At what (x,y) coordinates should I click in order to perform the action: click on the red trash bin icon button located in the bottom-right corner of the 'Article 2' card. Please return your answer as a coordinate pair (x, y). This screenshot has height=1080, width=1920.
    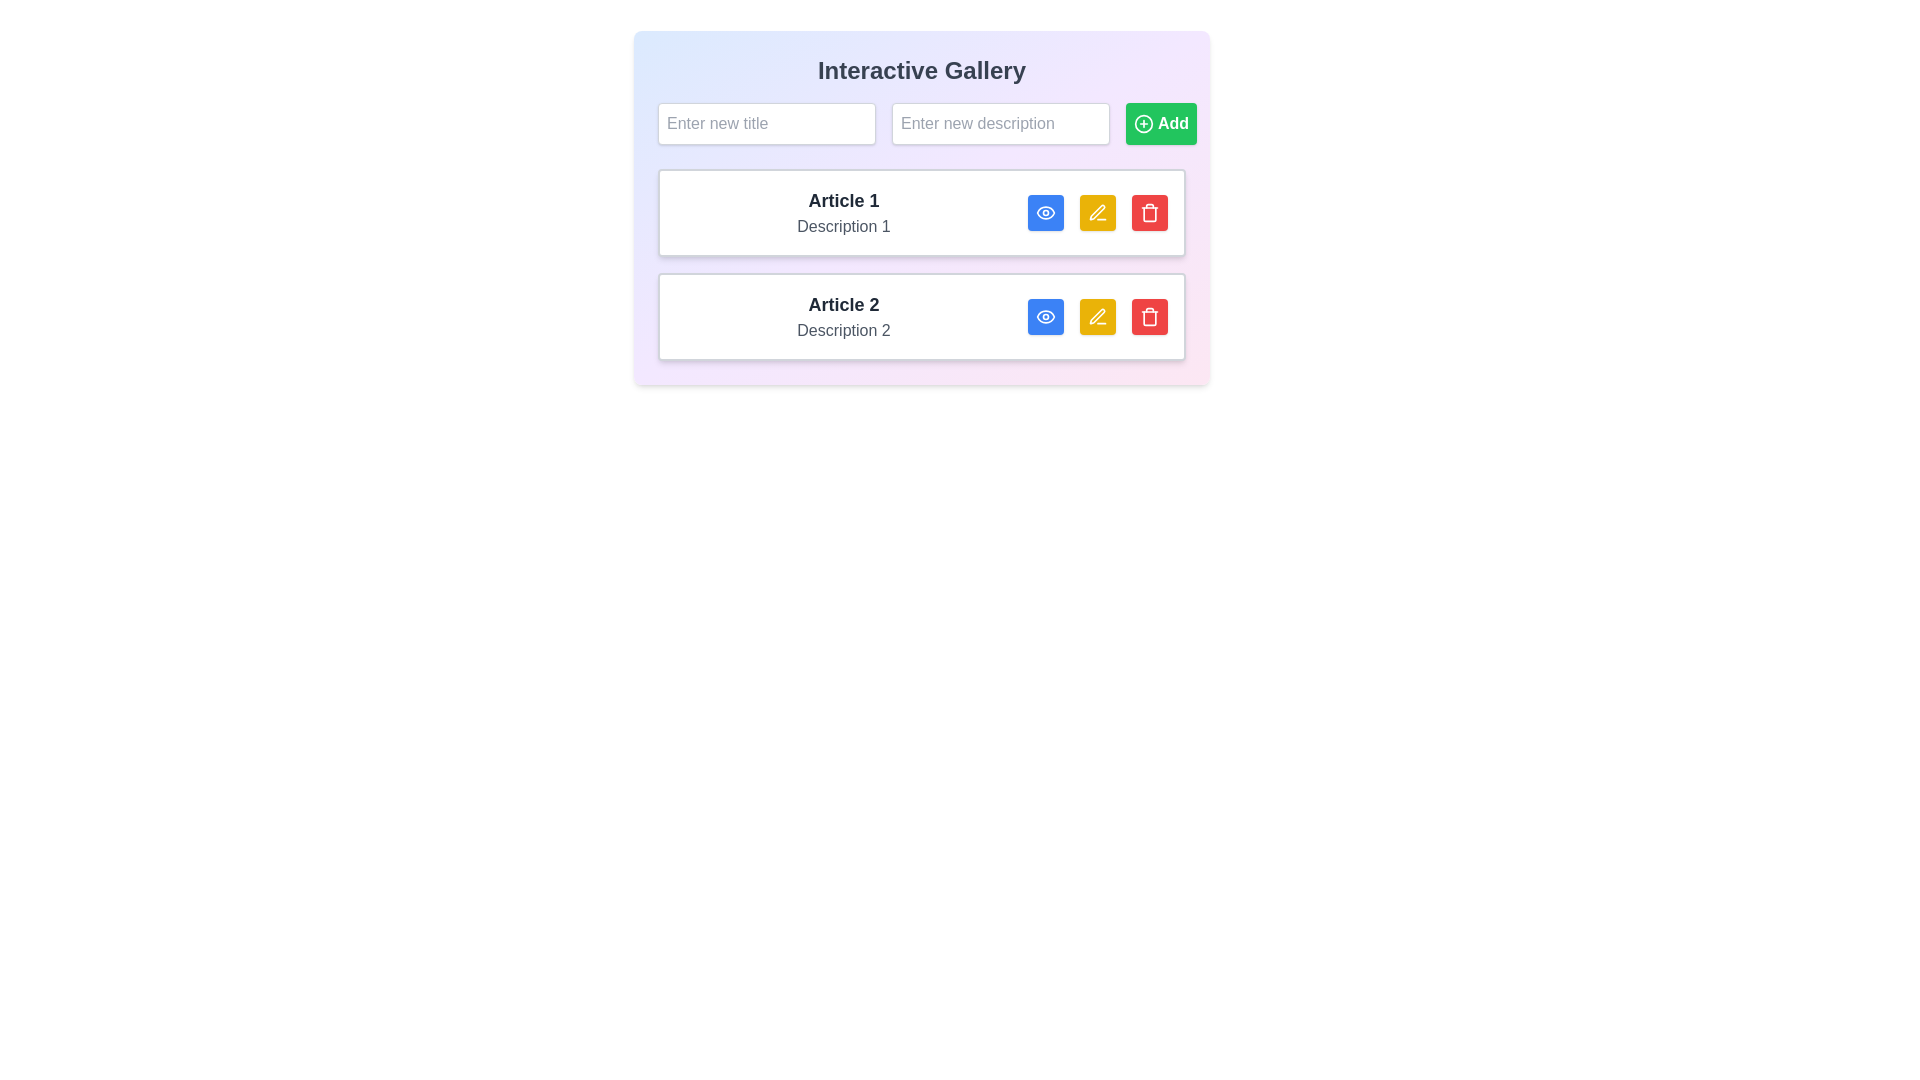
    Looking at the image, I should click on (1150, 315).